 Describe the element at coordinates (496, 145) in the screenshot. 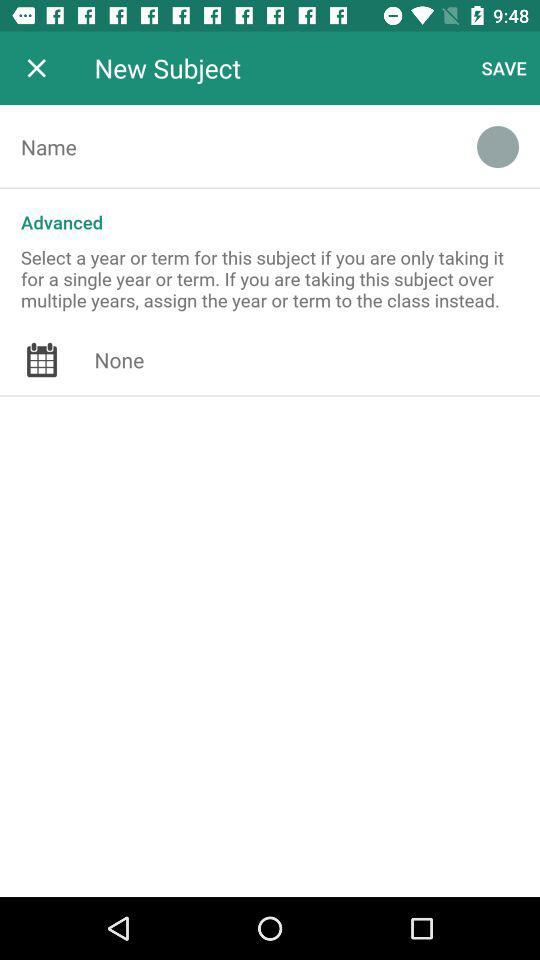

I see `the icon above the advanced icon` at that location.